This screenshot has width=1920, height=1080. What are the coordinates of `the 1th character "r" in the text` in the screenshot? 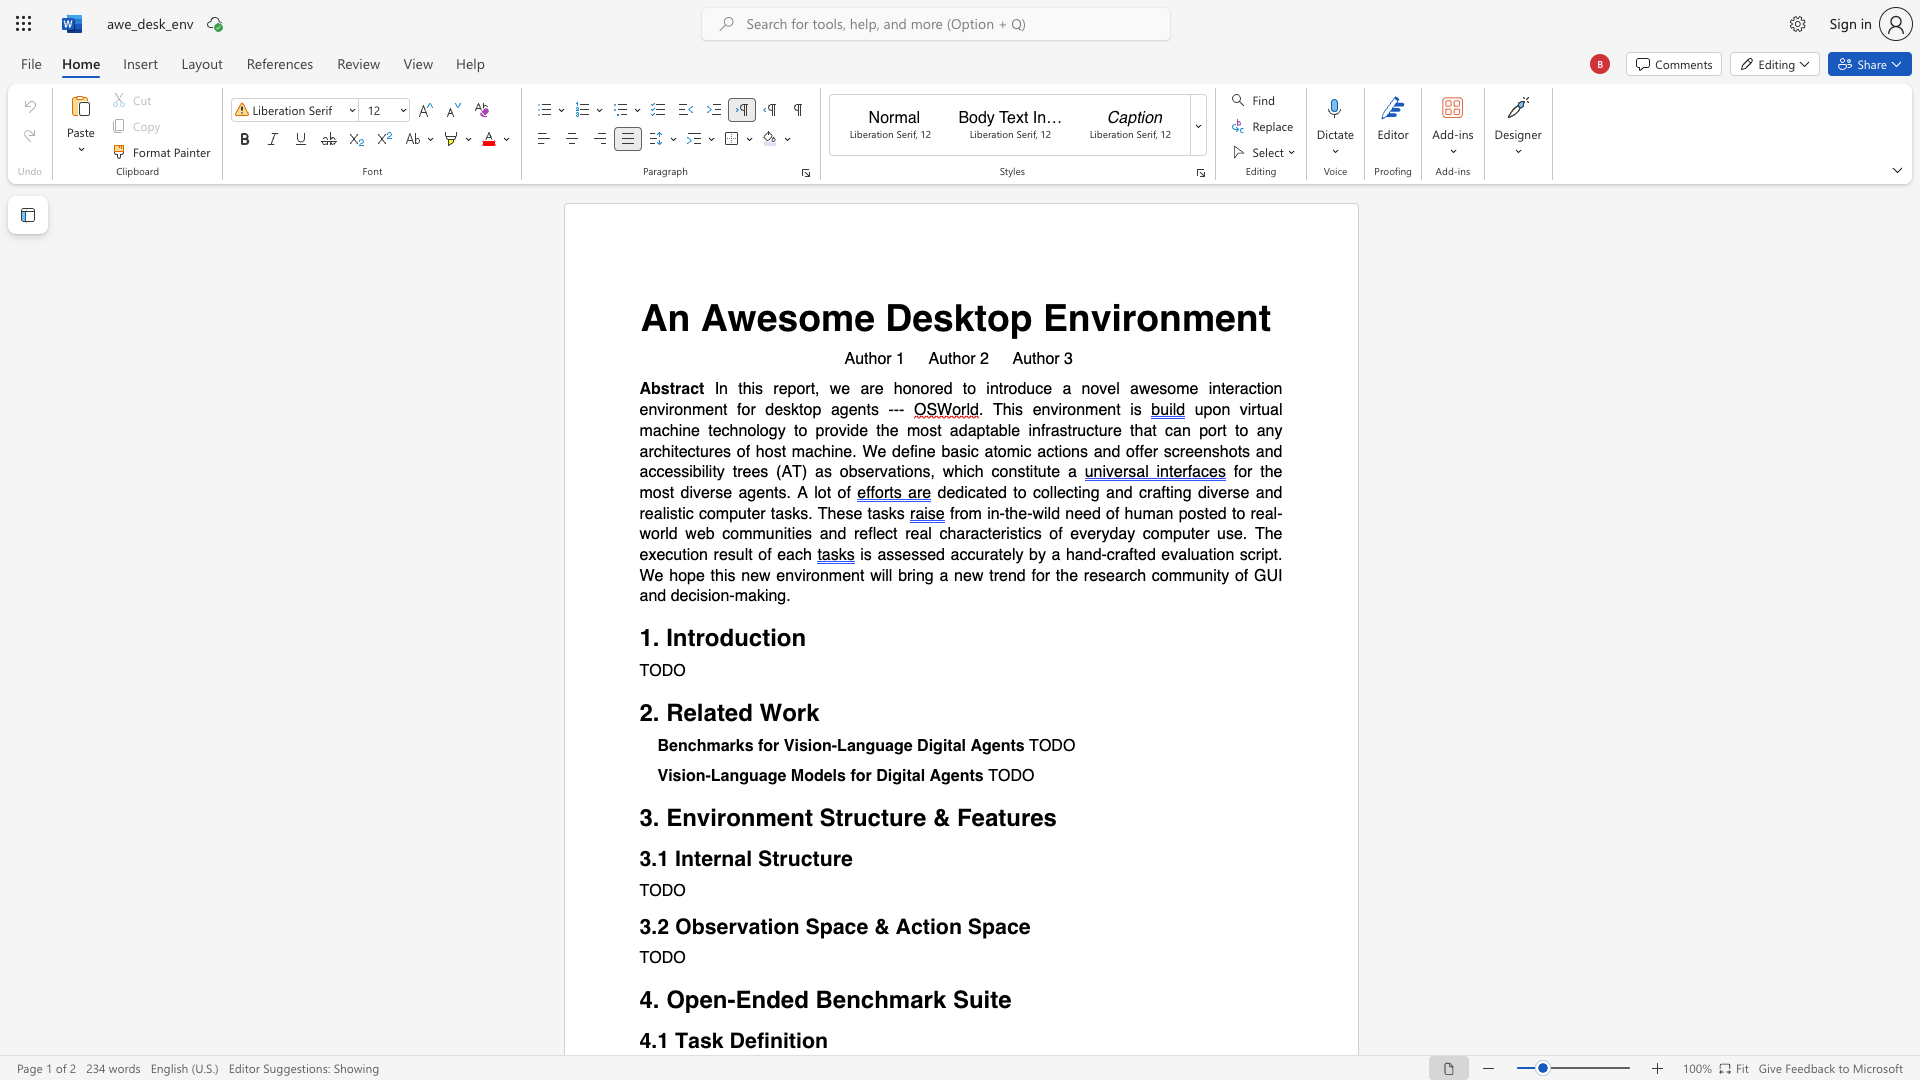 It's located at (700, 638).